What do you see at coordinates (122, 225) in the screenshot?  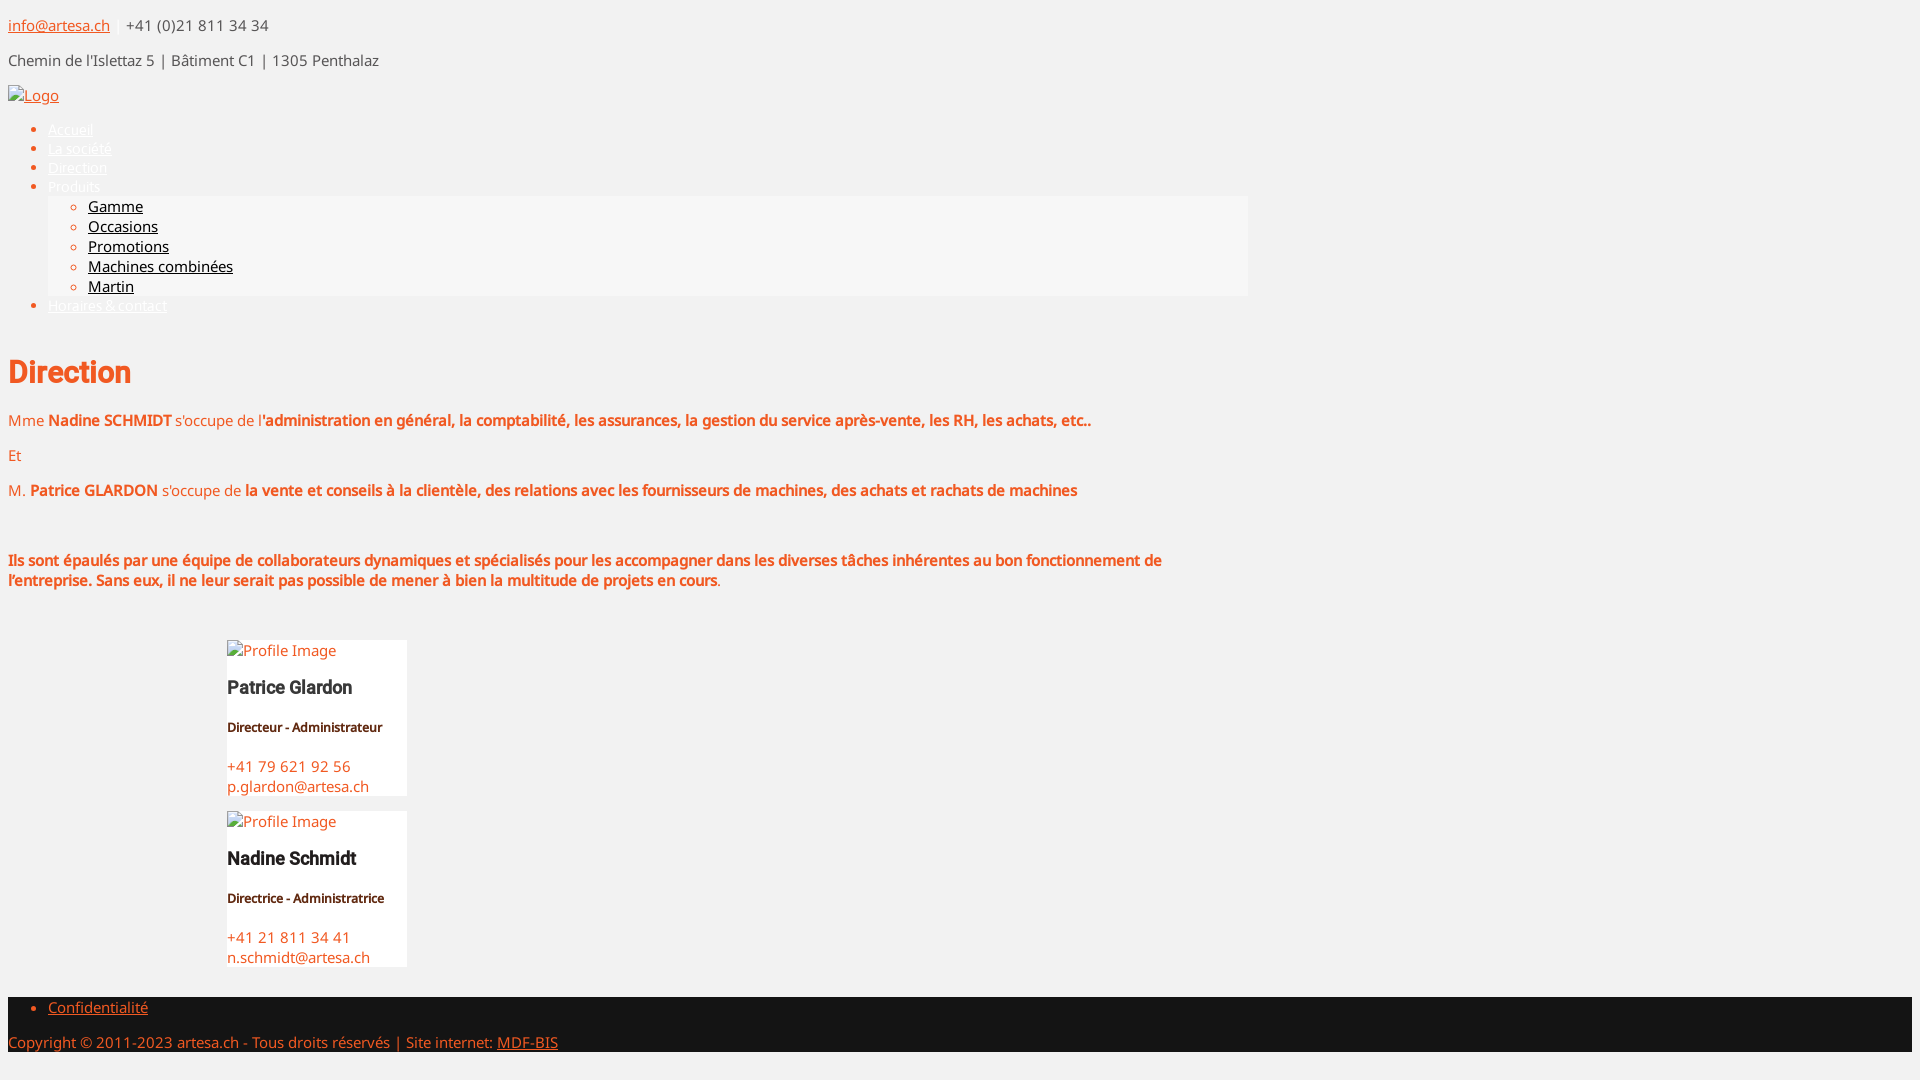 I see `'Occasions'` at bounding box center [122, 225].